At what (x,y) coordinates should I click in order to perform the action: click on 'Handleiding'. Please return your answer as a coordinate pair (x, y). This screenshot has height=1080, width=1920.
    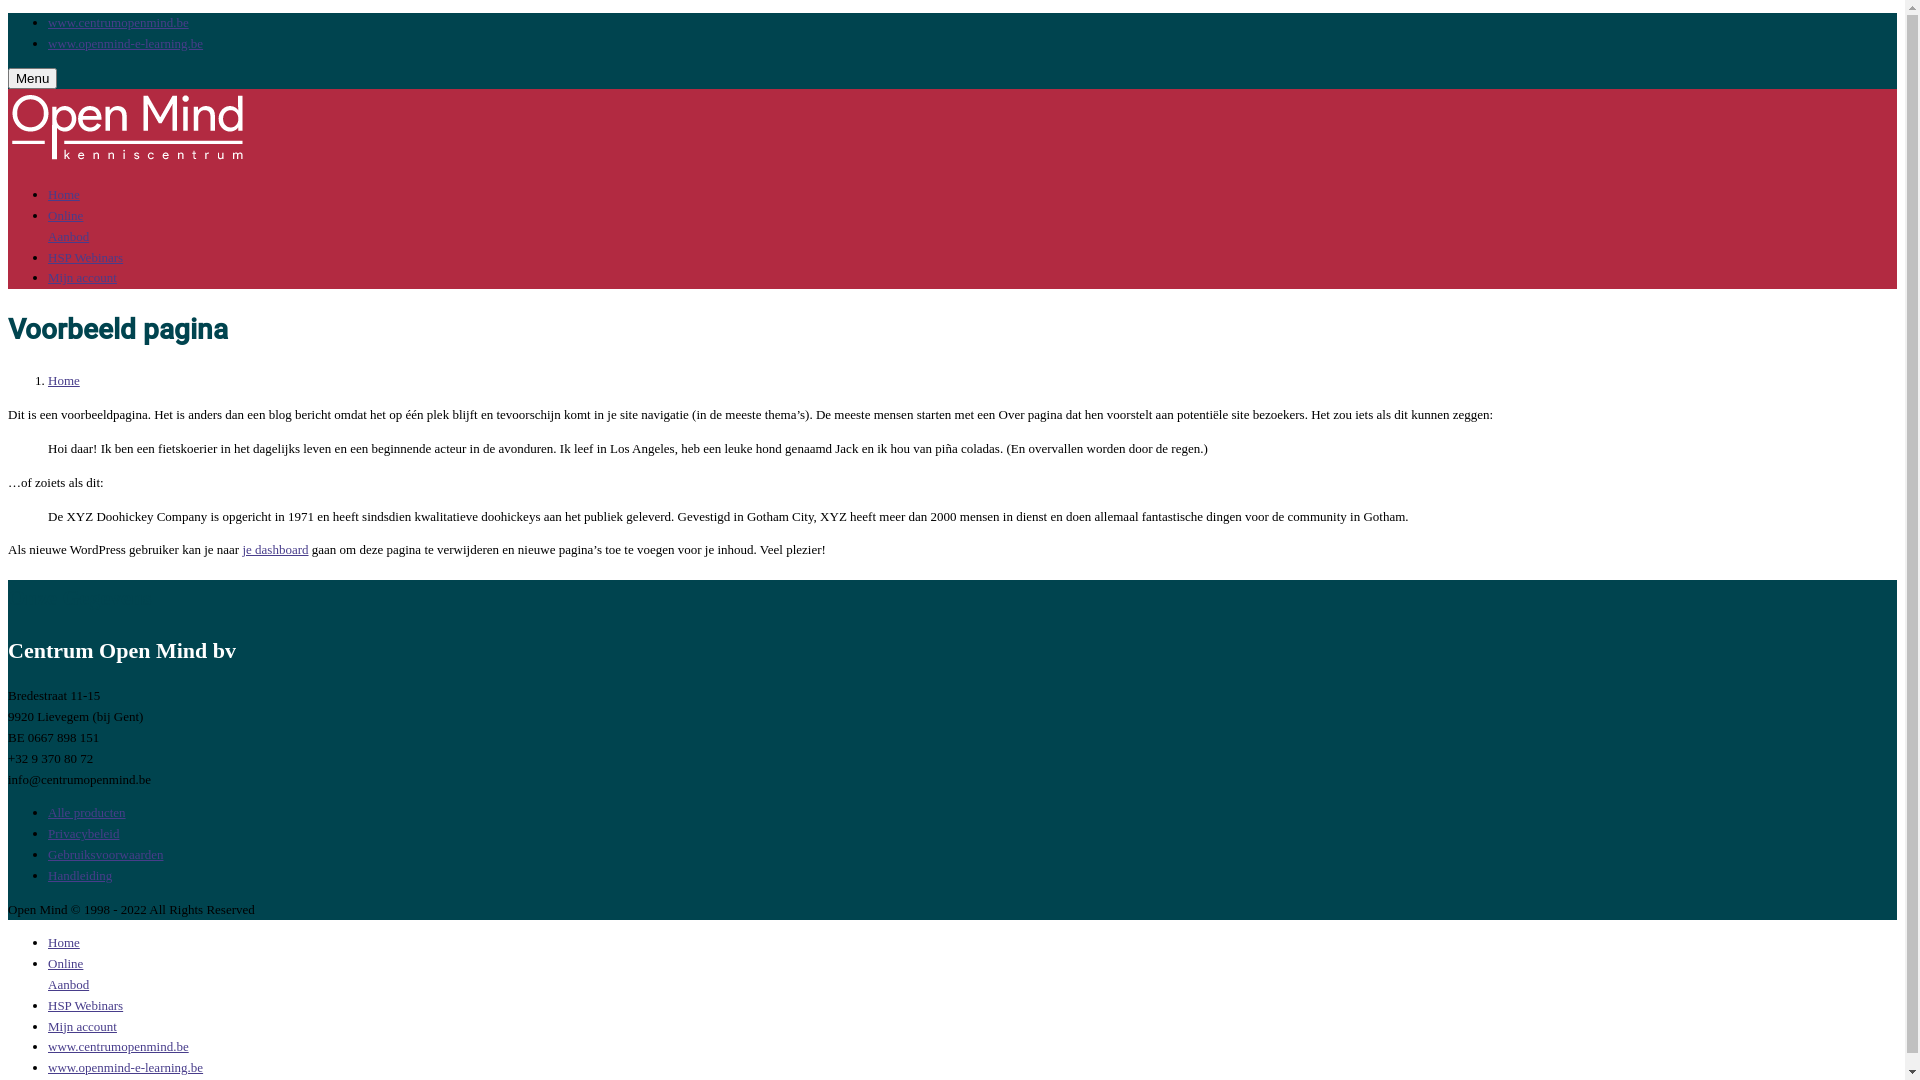
    Looking at the image, I should click on (80, 874).